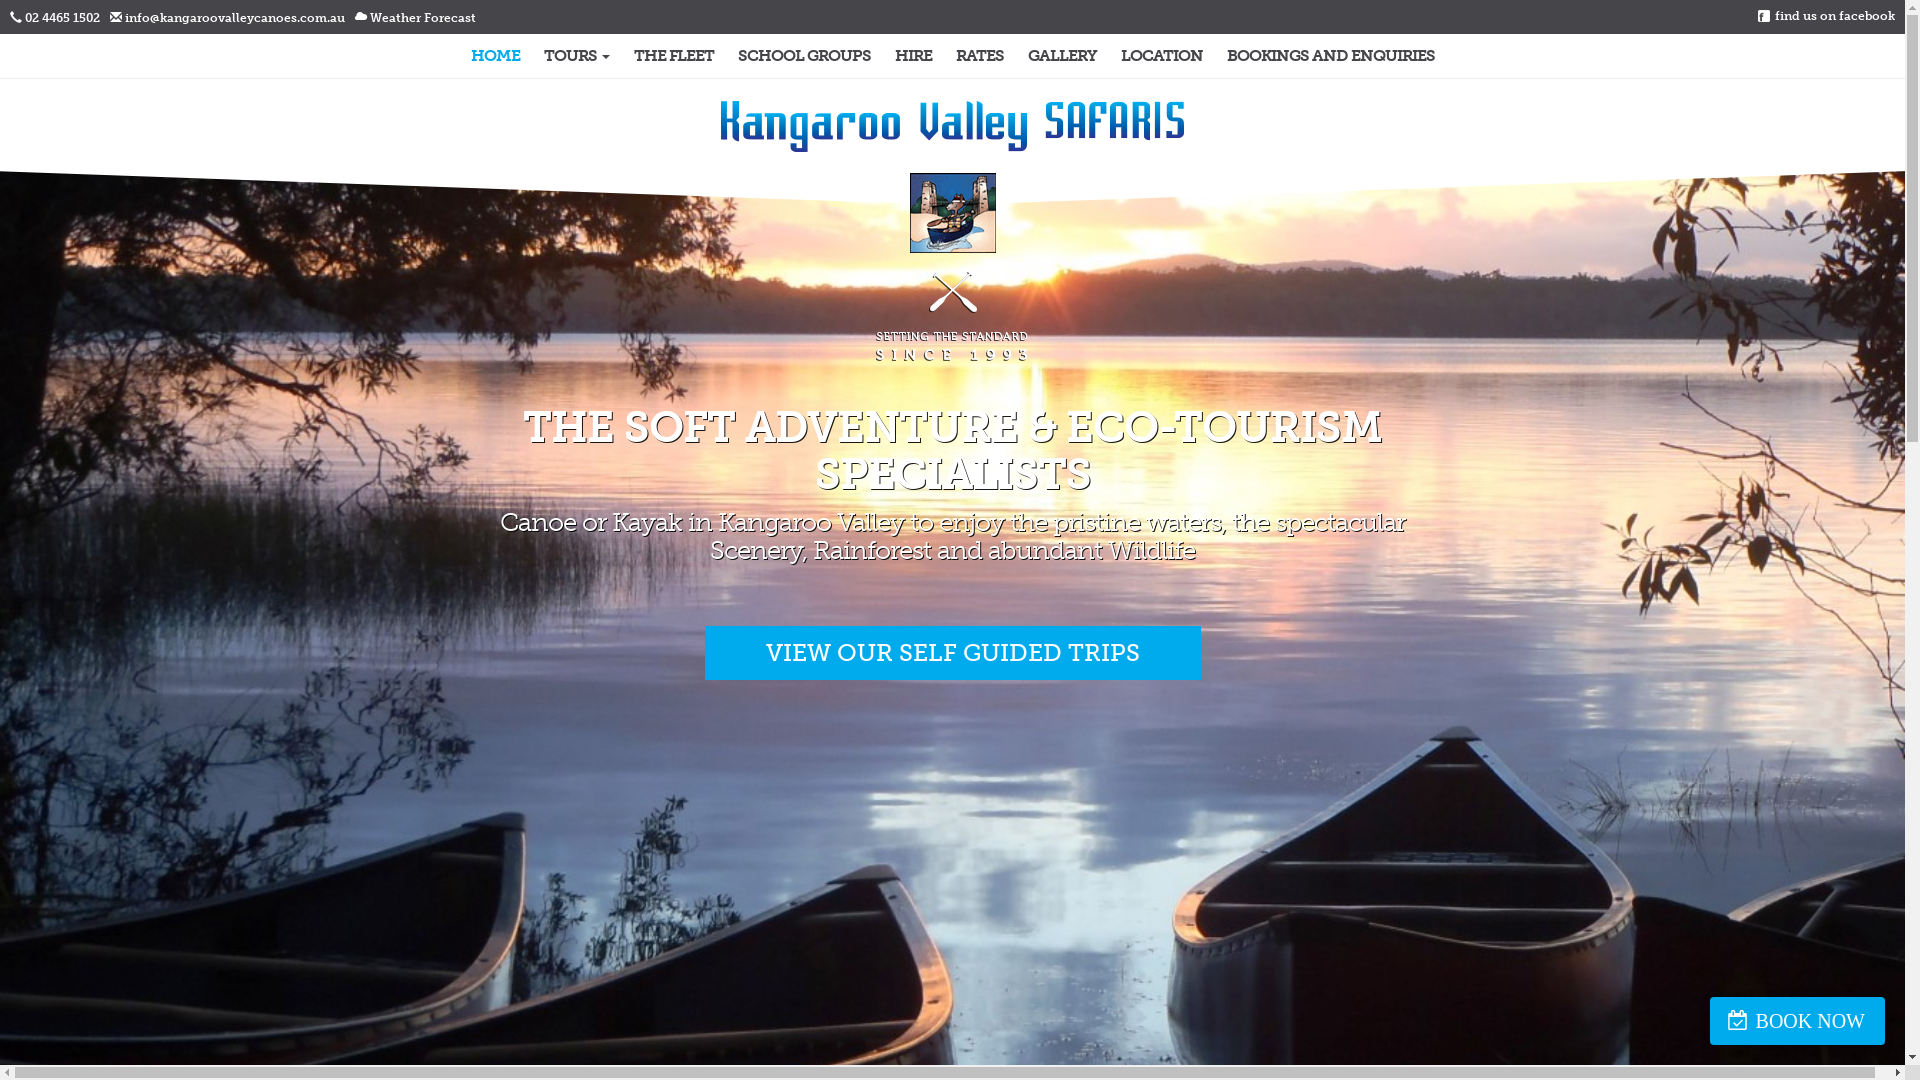 The width and height of the screenshot is (1920, 1080). What do you see at coordinates (1329, 55) in the screenshot?
I see `'BOOKINGS AND ENQUIRIES'` at bounding box center [1329, 55].